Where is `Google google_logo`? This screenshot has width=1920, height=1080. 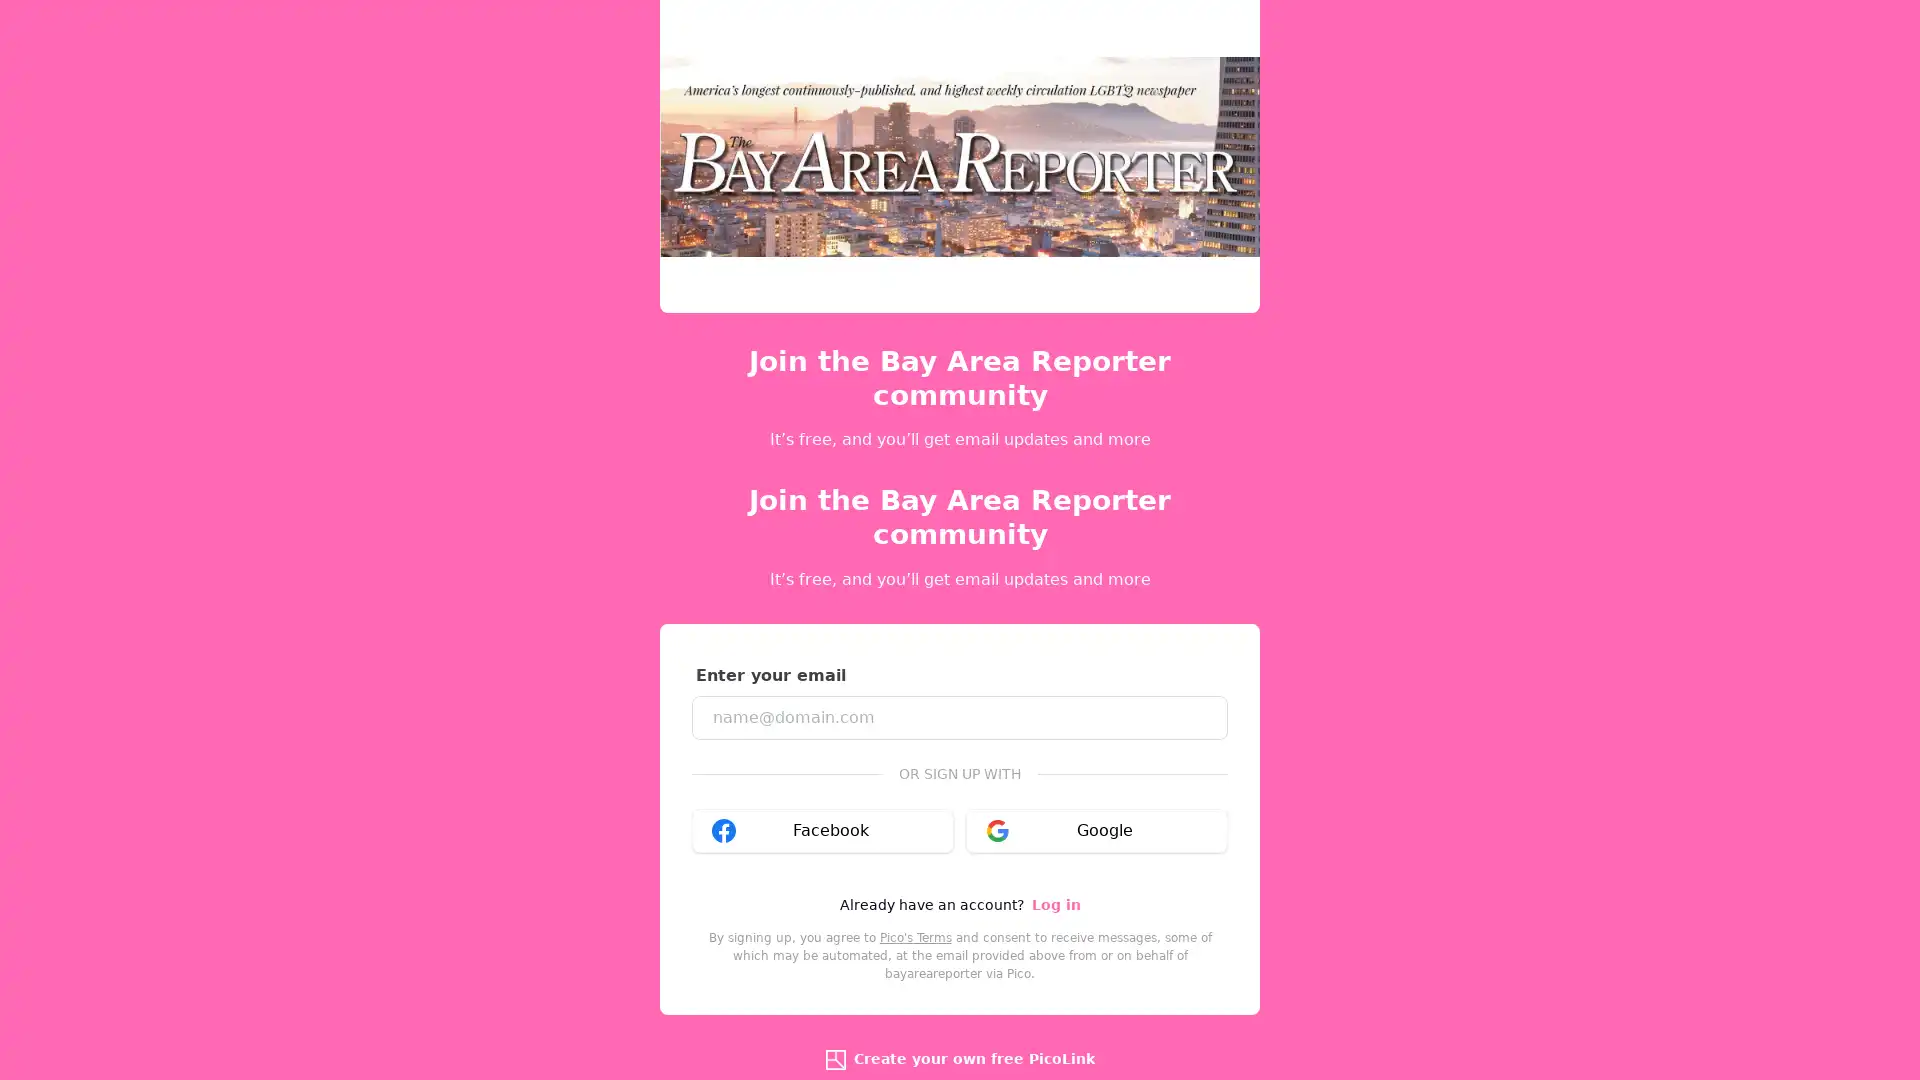 Google google_logo is located at coordinates (1096, 829).